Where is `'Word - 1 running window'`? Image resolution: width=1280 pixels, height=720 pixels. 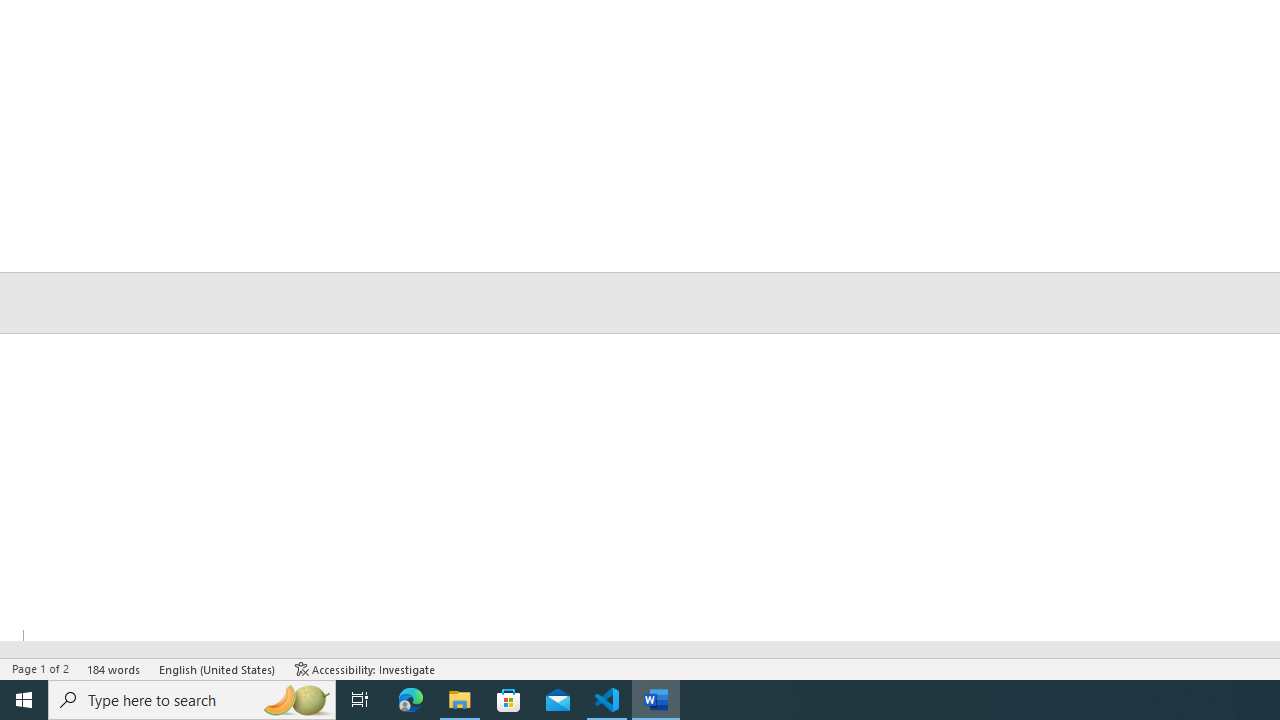
'Word - 1 running window' is located at coordinates (656, 698).